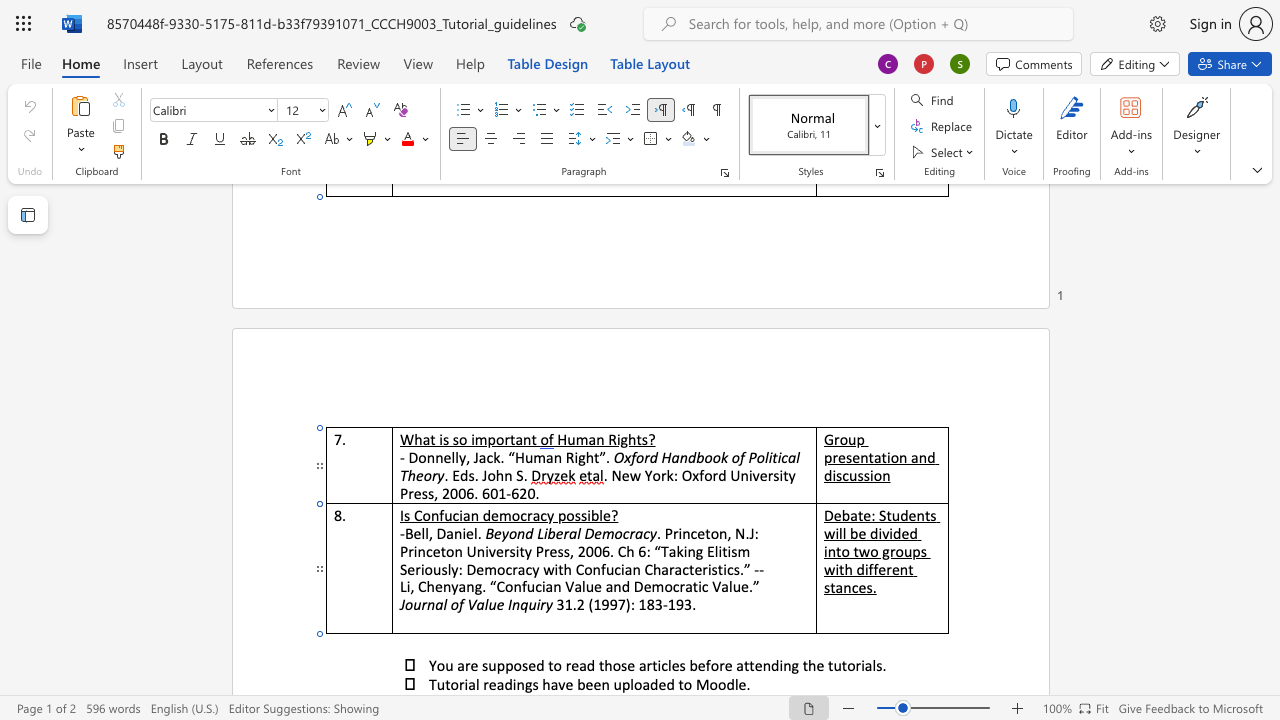 The width and height of the screenshot is (1280, 720). Describe the element at coordinates (475, 603) in the screenshot. I see `the space between the continuous character "V" and "a" in the text` at that location.